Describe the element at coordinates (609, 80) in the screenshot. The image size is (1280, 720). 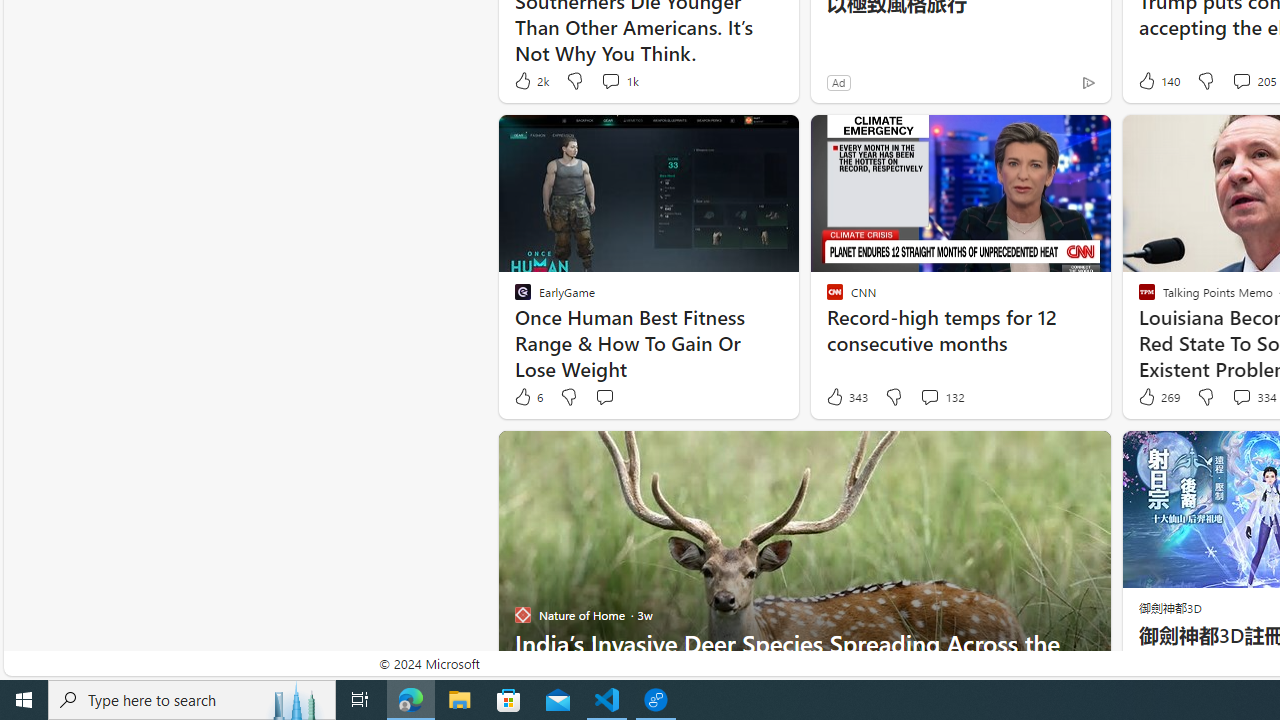
I see `'View comments 1k Comment'` at that location.